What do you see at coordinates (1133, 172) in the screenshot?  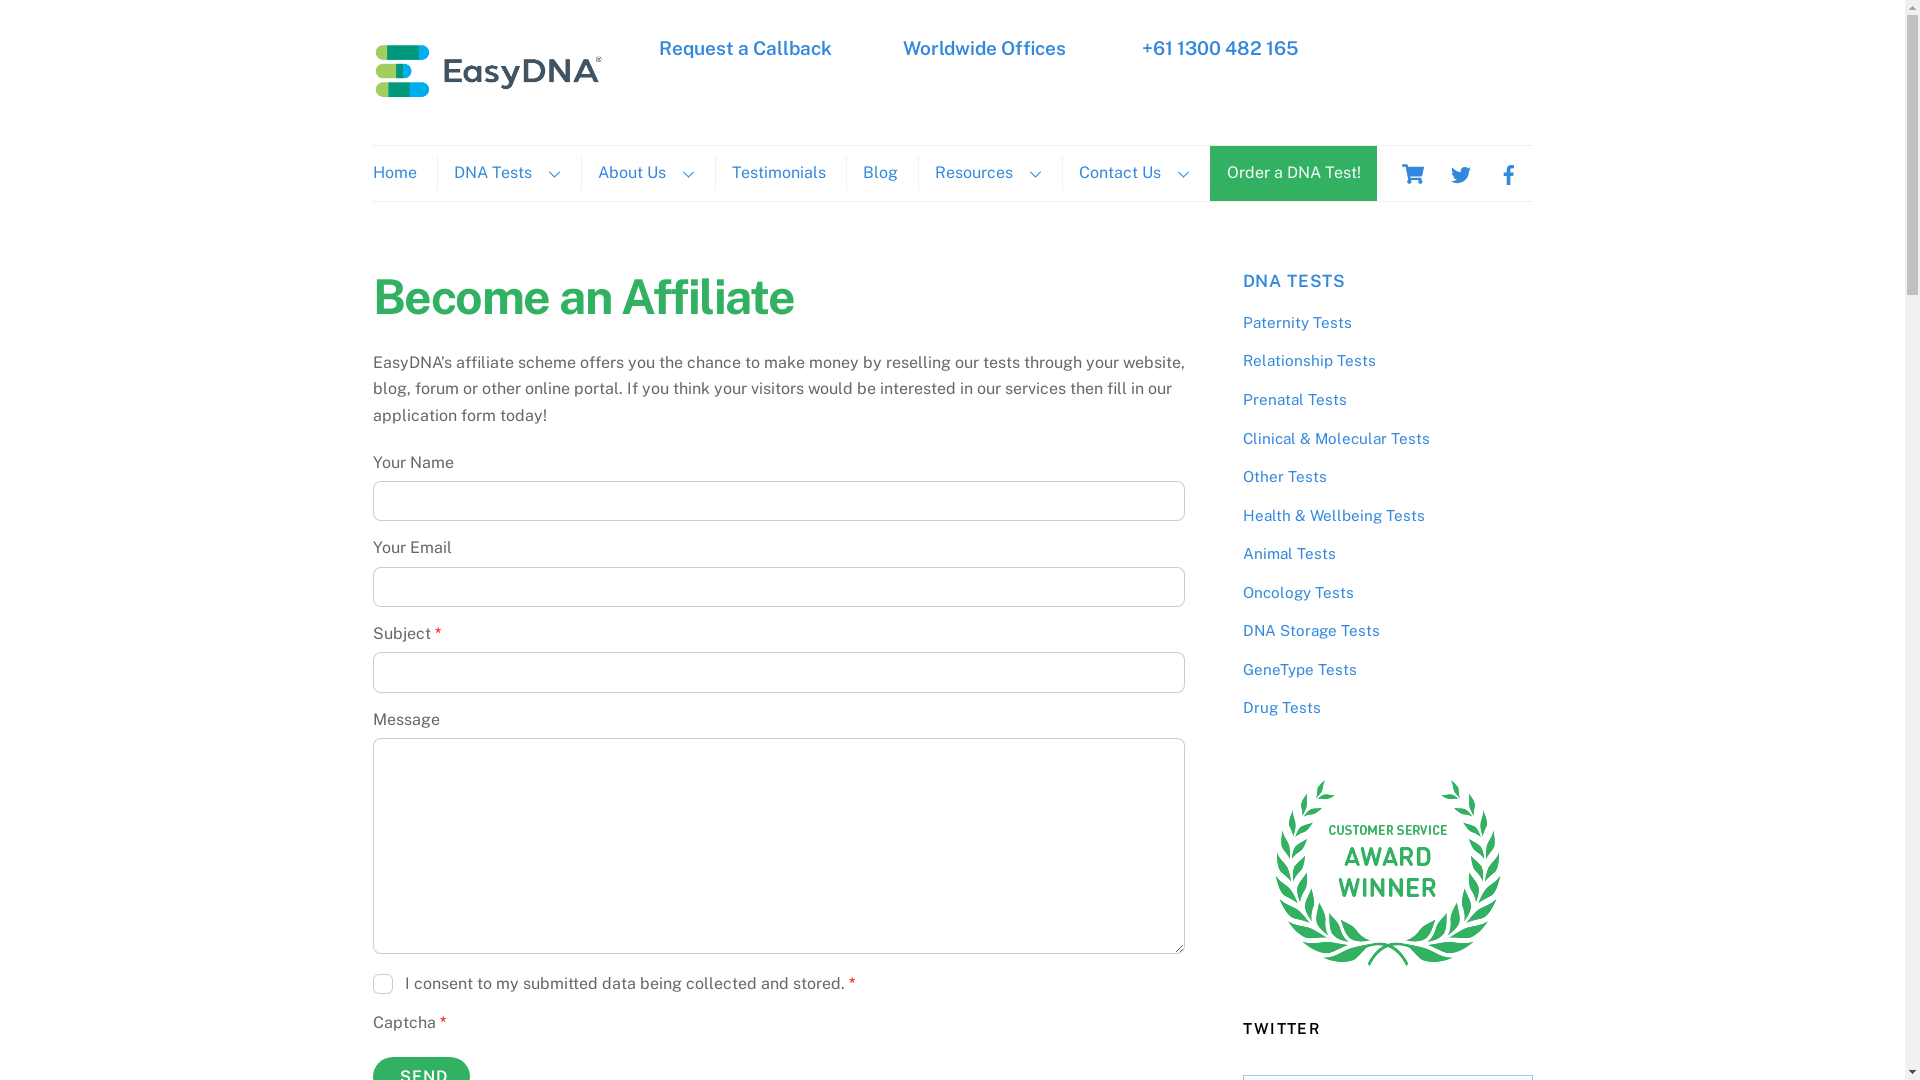 I see `'Contact Us'` at bounding box center [1133, 172].